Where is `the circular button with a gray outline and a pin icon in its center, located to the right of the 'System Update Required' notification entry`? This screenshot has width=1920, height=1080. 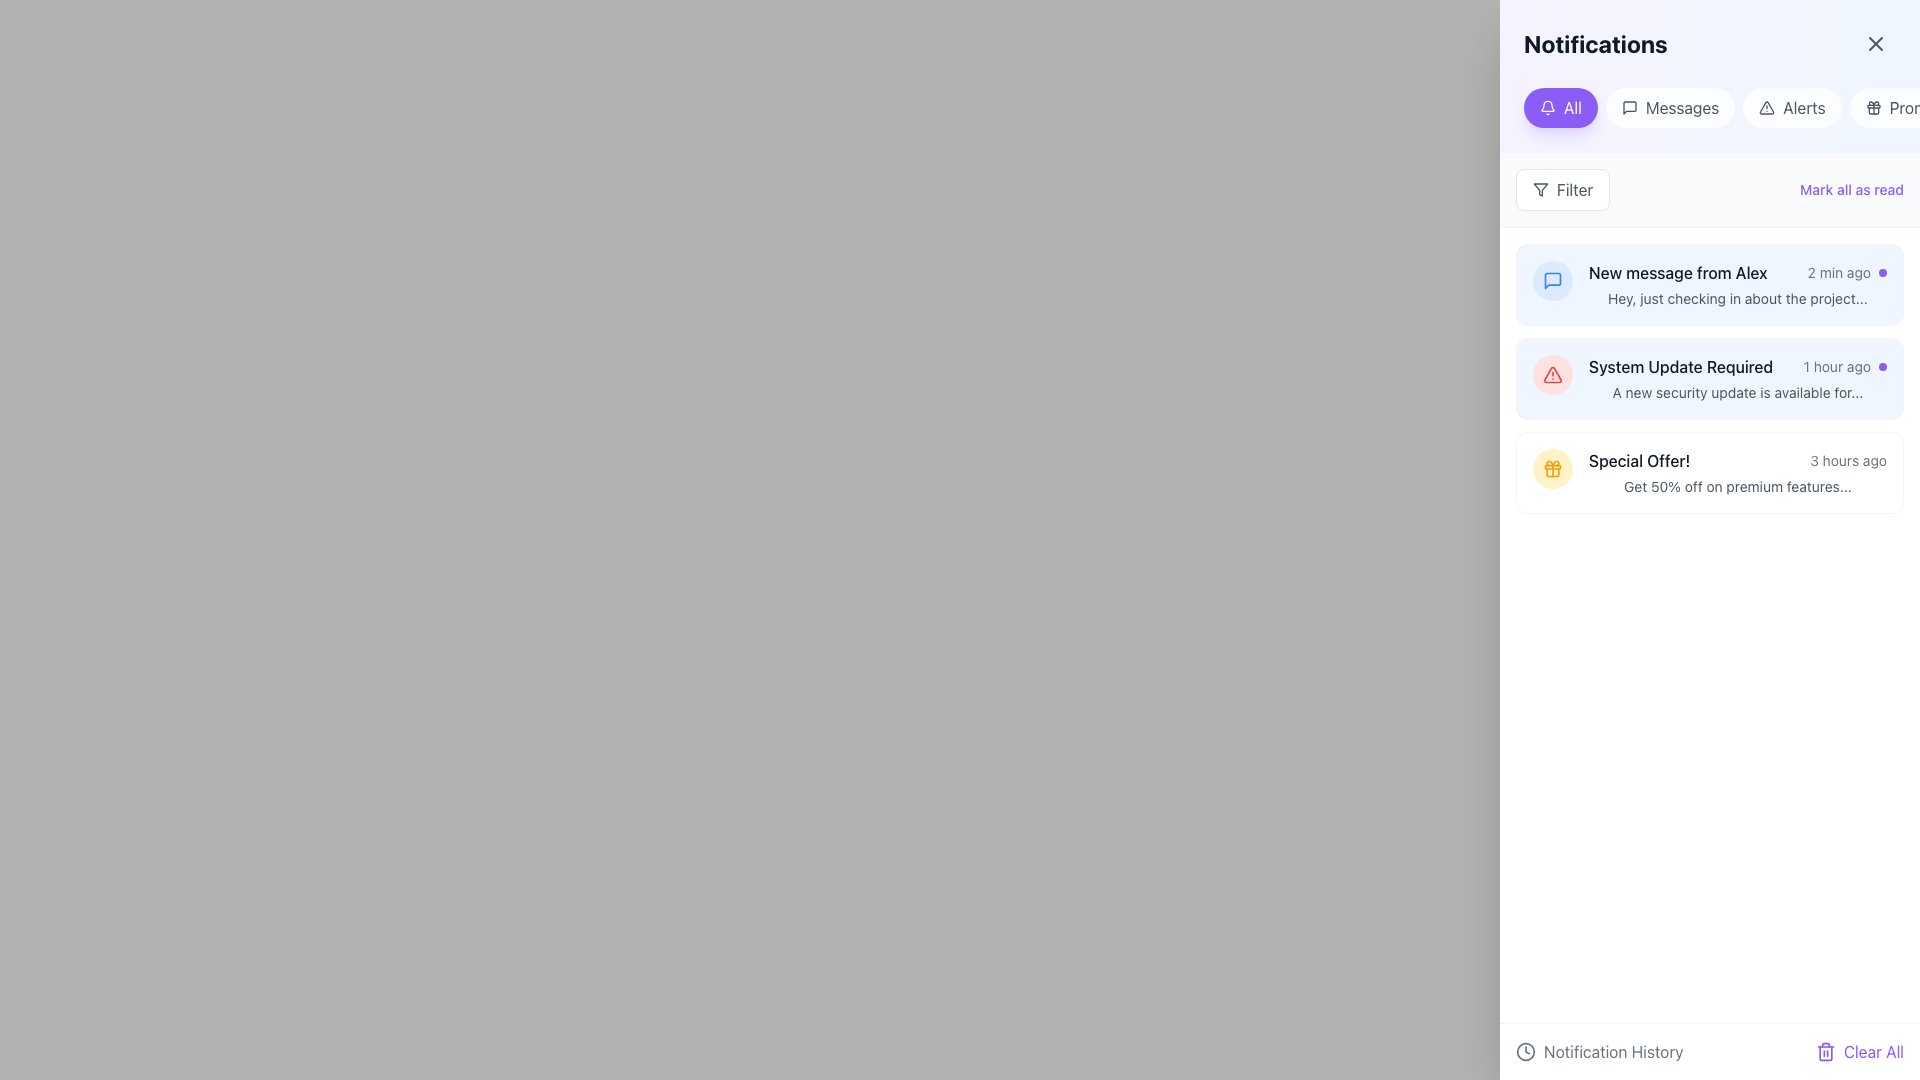
the circular button with a gray outline and a pin icon in its center, located to the right of the 'System Update Required' notification entry is located at coordinates (1830, 378).